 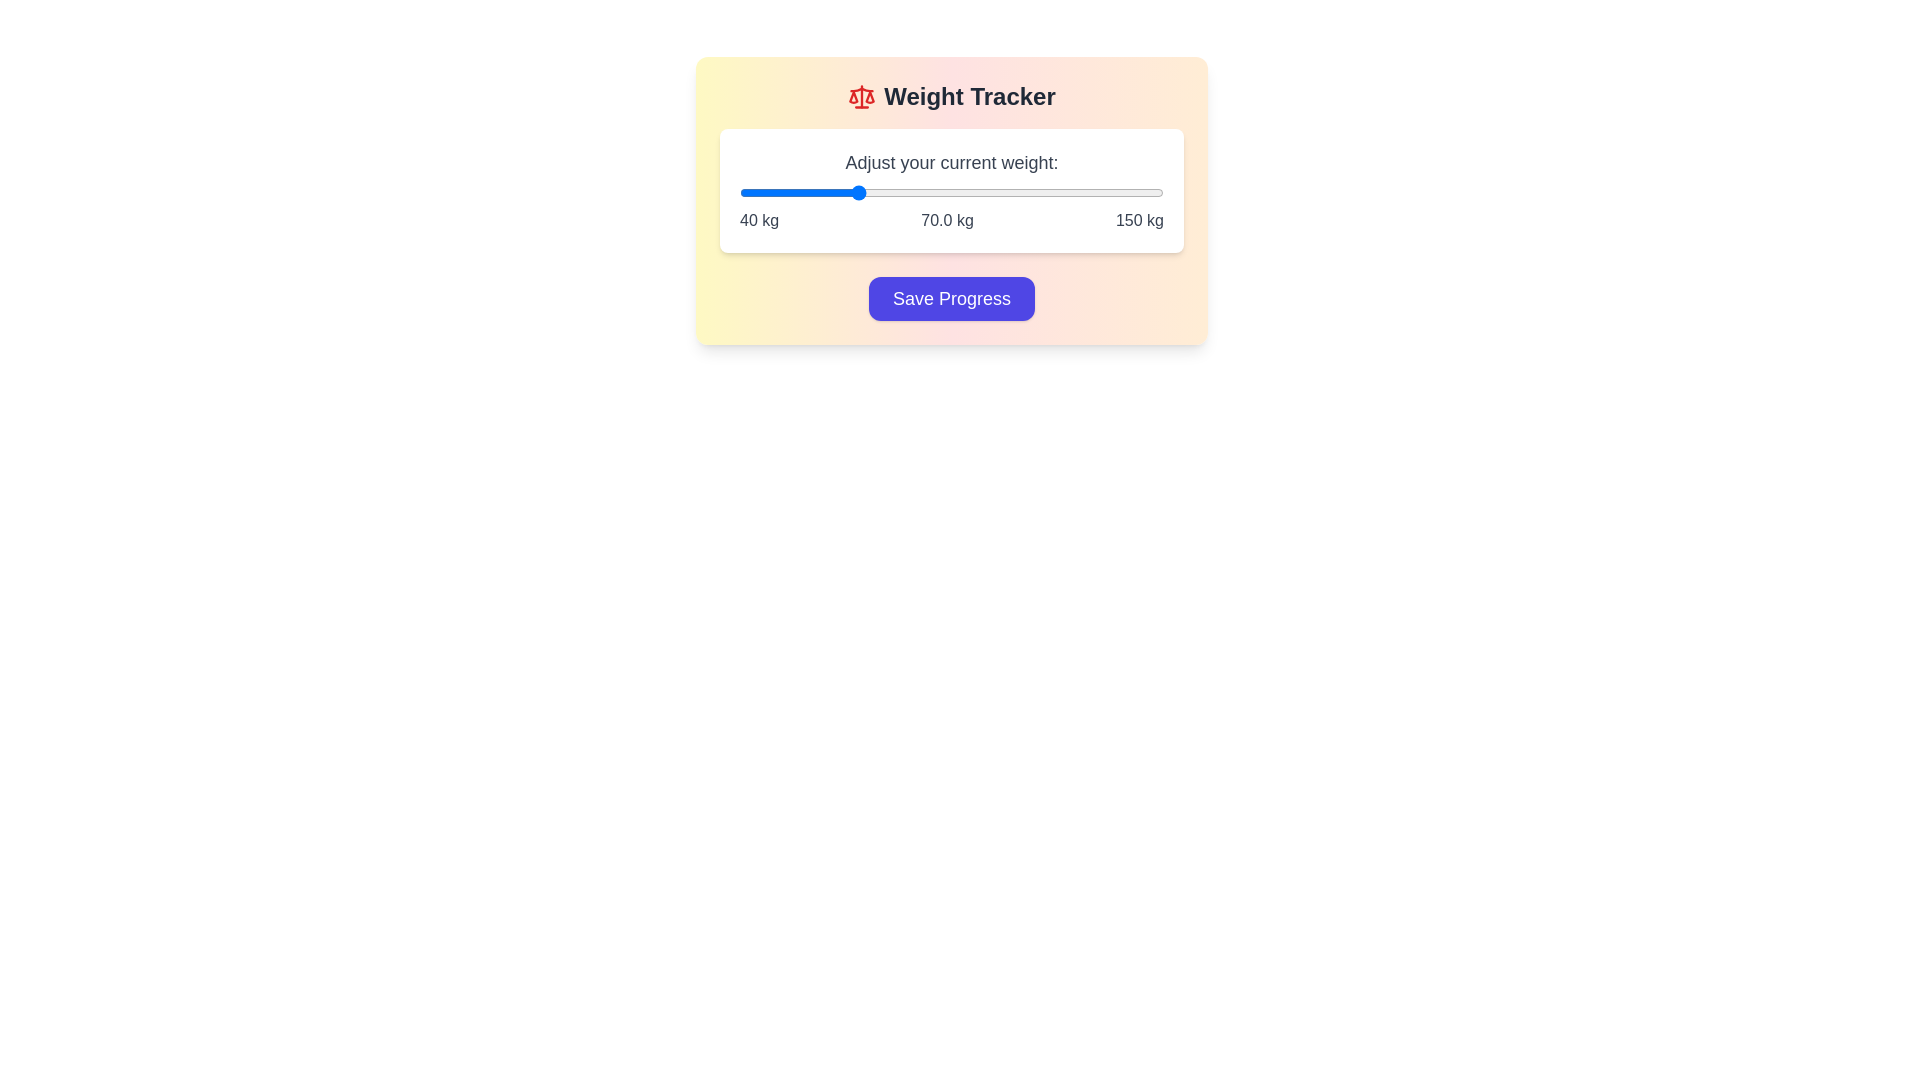 I want to click on the weight slider to 53 kg, so click(x=789, y=192).